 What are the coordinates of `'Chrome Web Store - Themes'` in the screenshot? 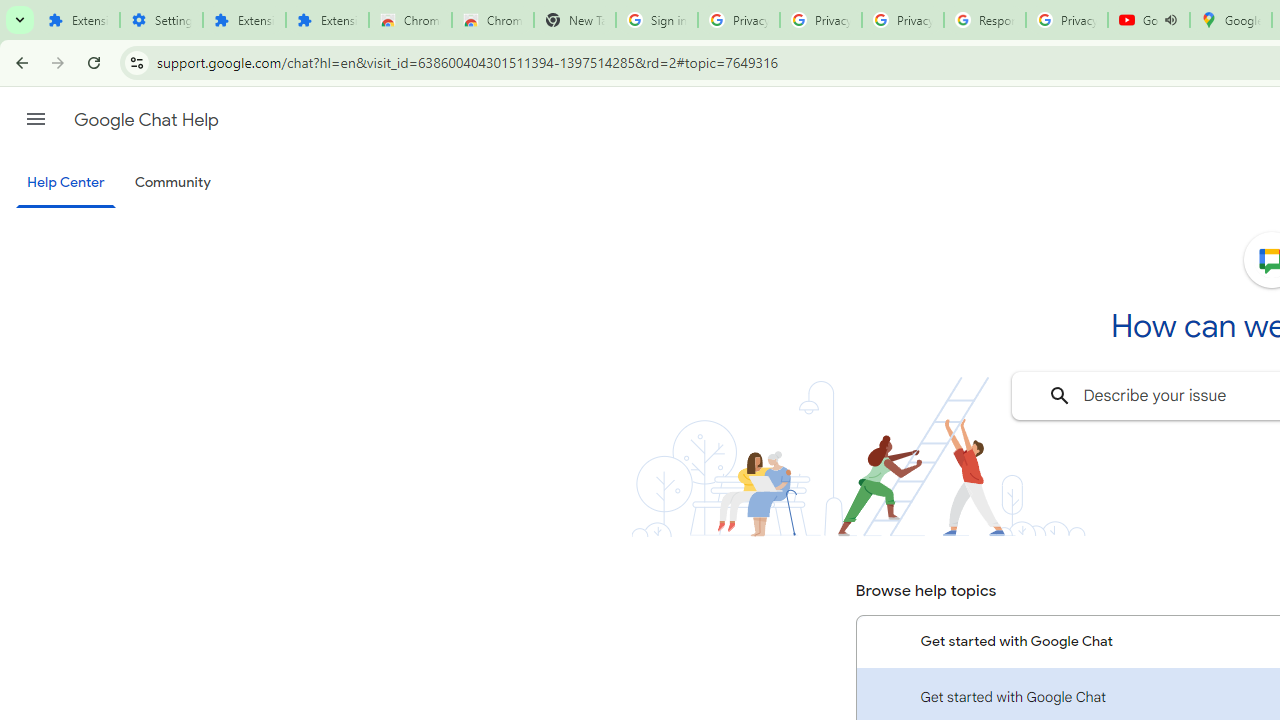 It's located at (492, 20).